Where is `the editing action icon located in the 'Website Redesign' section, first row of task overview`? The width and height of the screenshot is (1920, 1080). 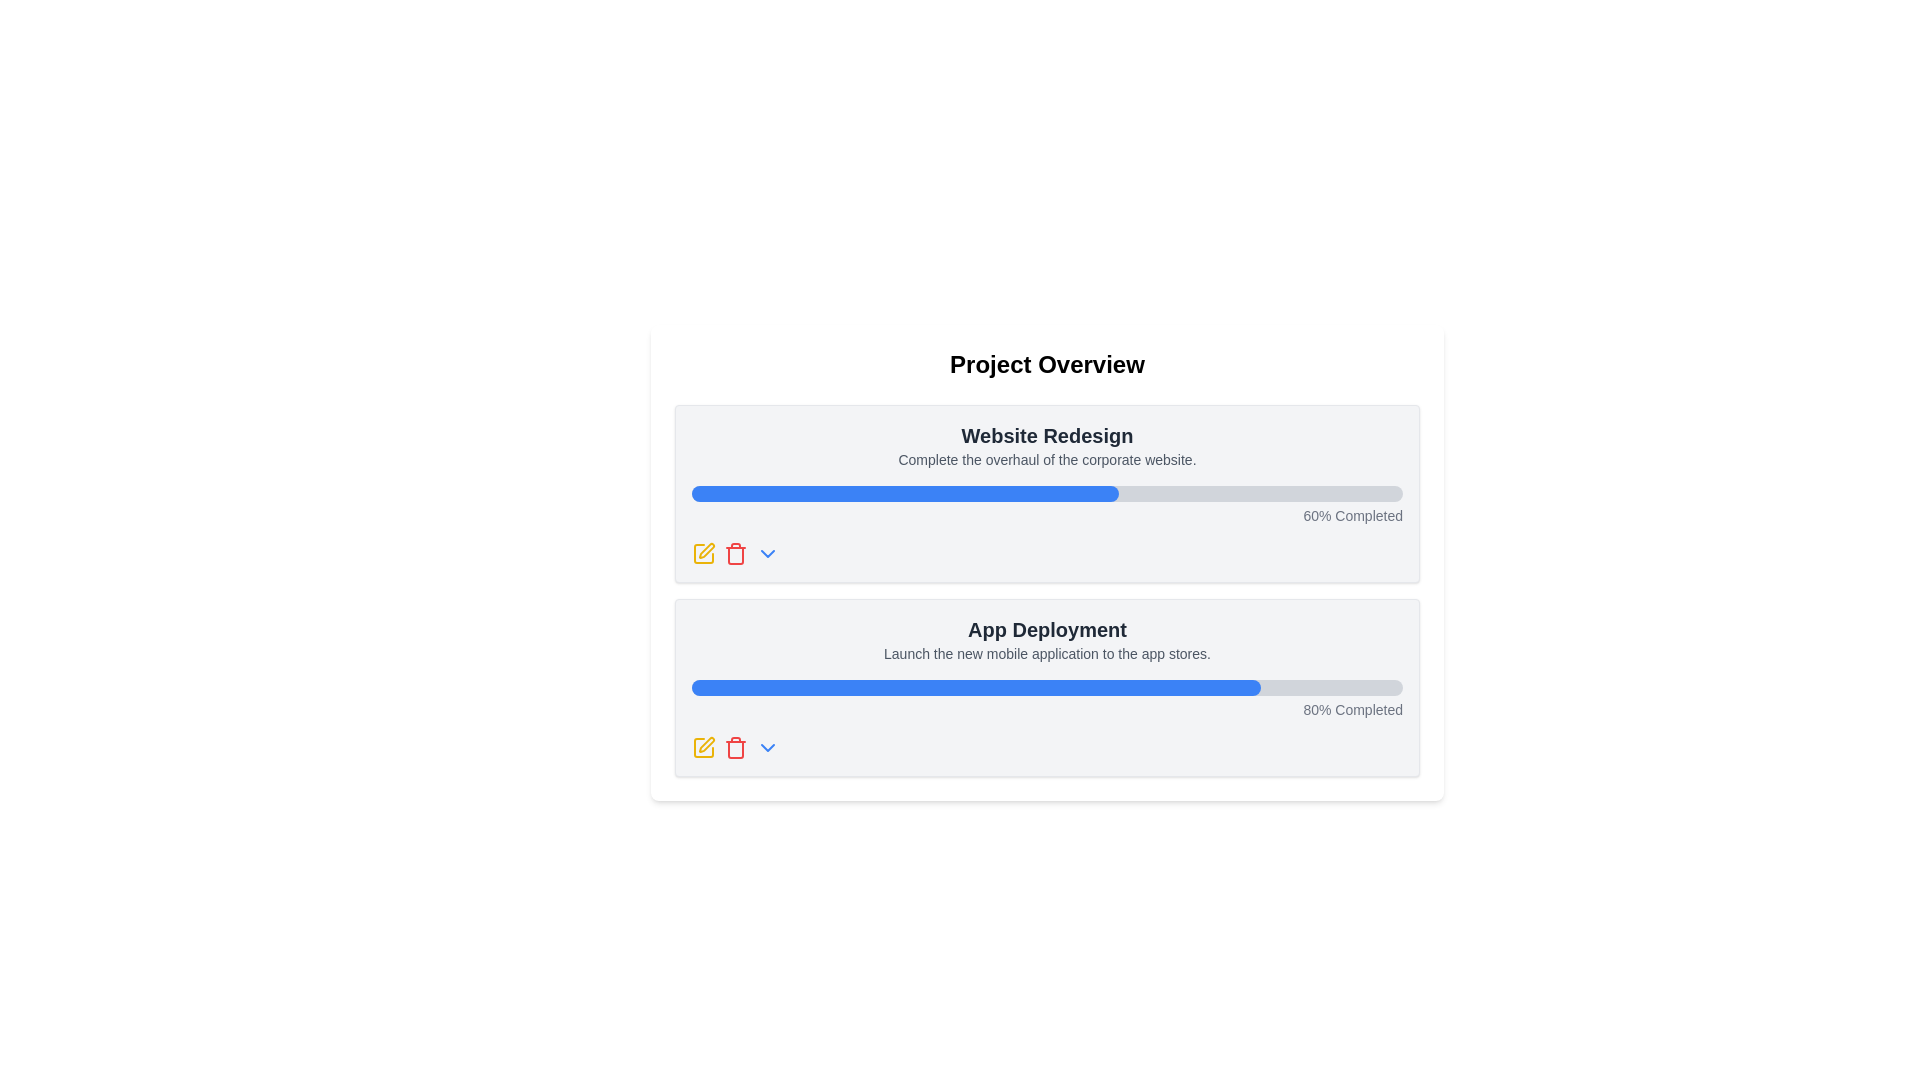
the editing action icon located in the 'Website Redesign' section, first row of task overview is located at coordinates (706, 551).